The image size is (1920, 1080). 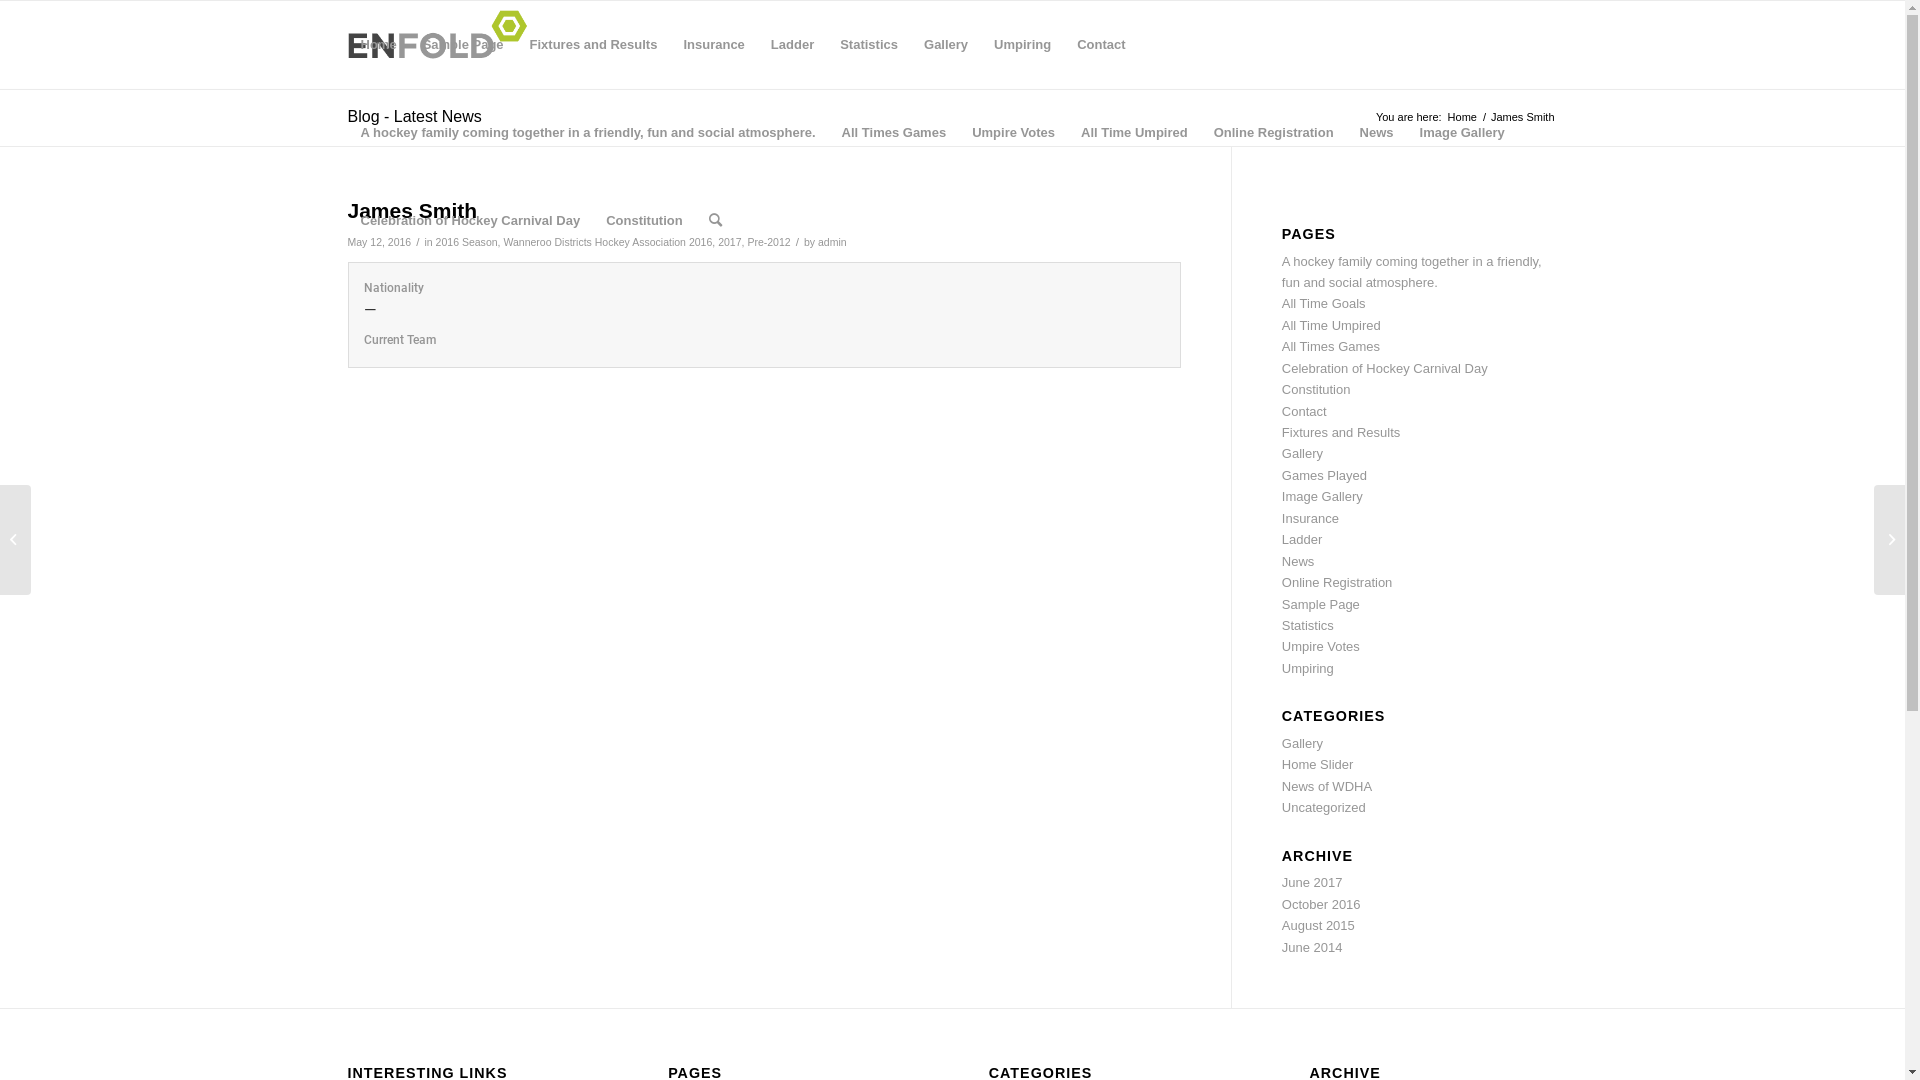 I want to click on 'Uncategorized', so click(x=1324, y=806).